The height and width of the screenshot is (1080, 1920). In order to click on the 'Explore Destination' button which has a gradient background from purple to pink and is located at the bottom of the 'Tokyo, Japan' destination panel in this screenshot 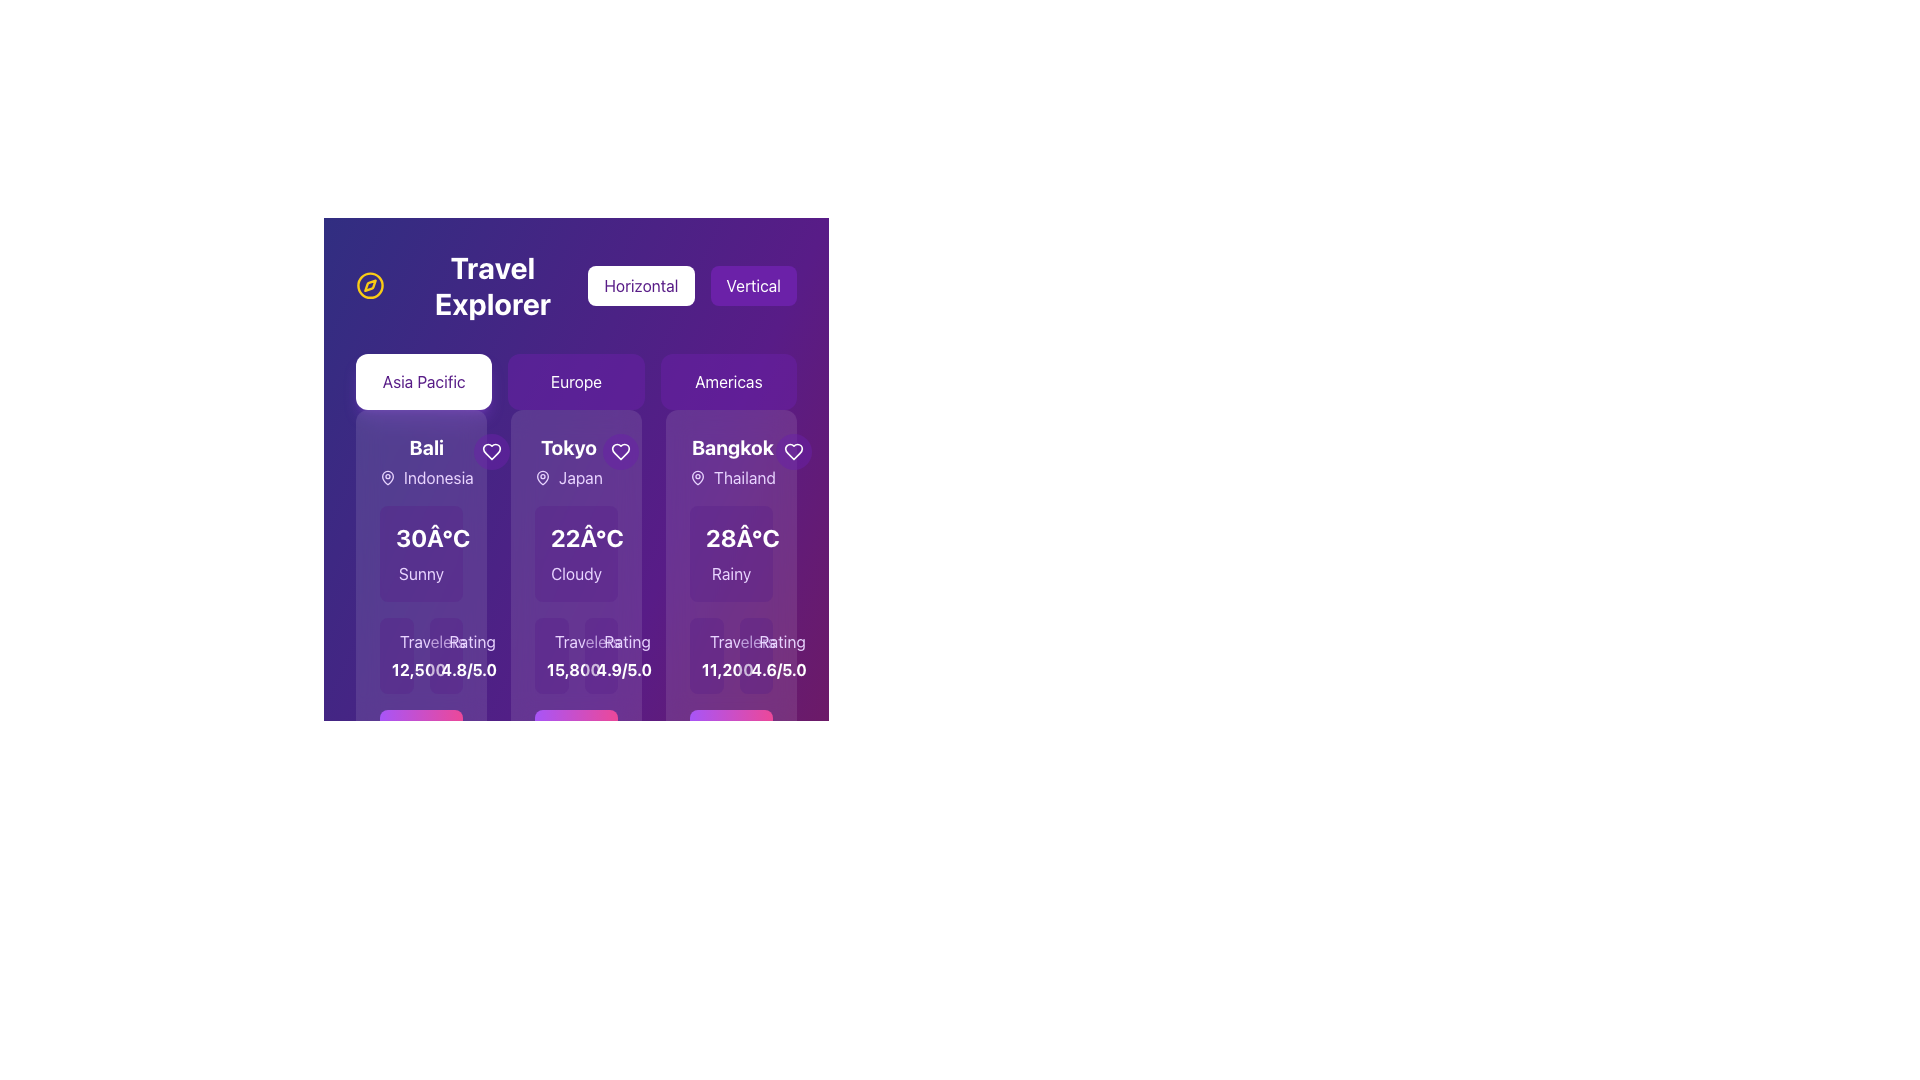, I will do `click(575, 745)`.